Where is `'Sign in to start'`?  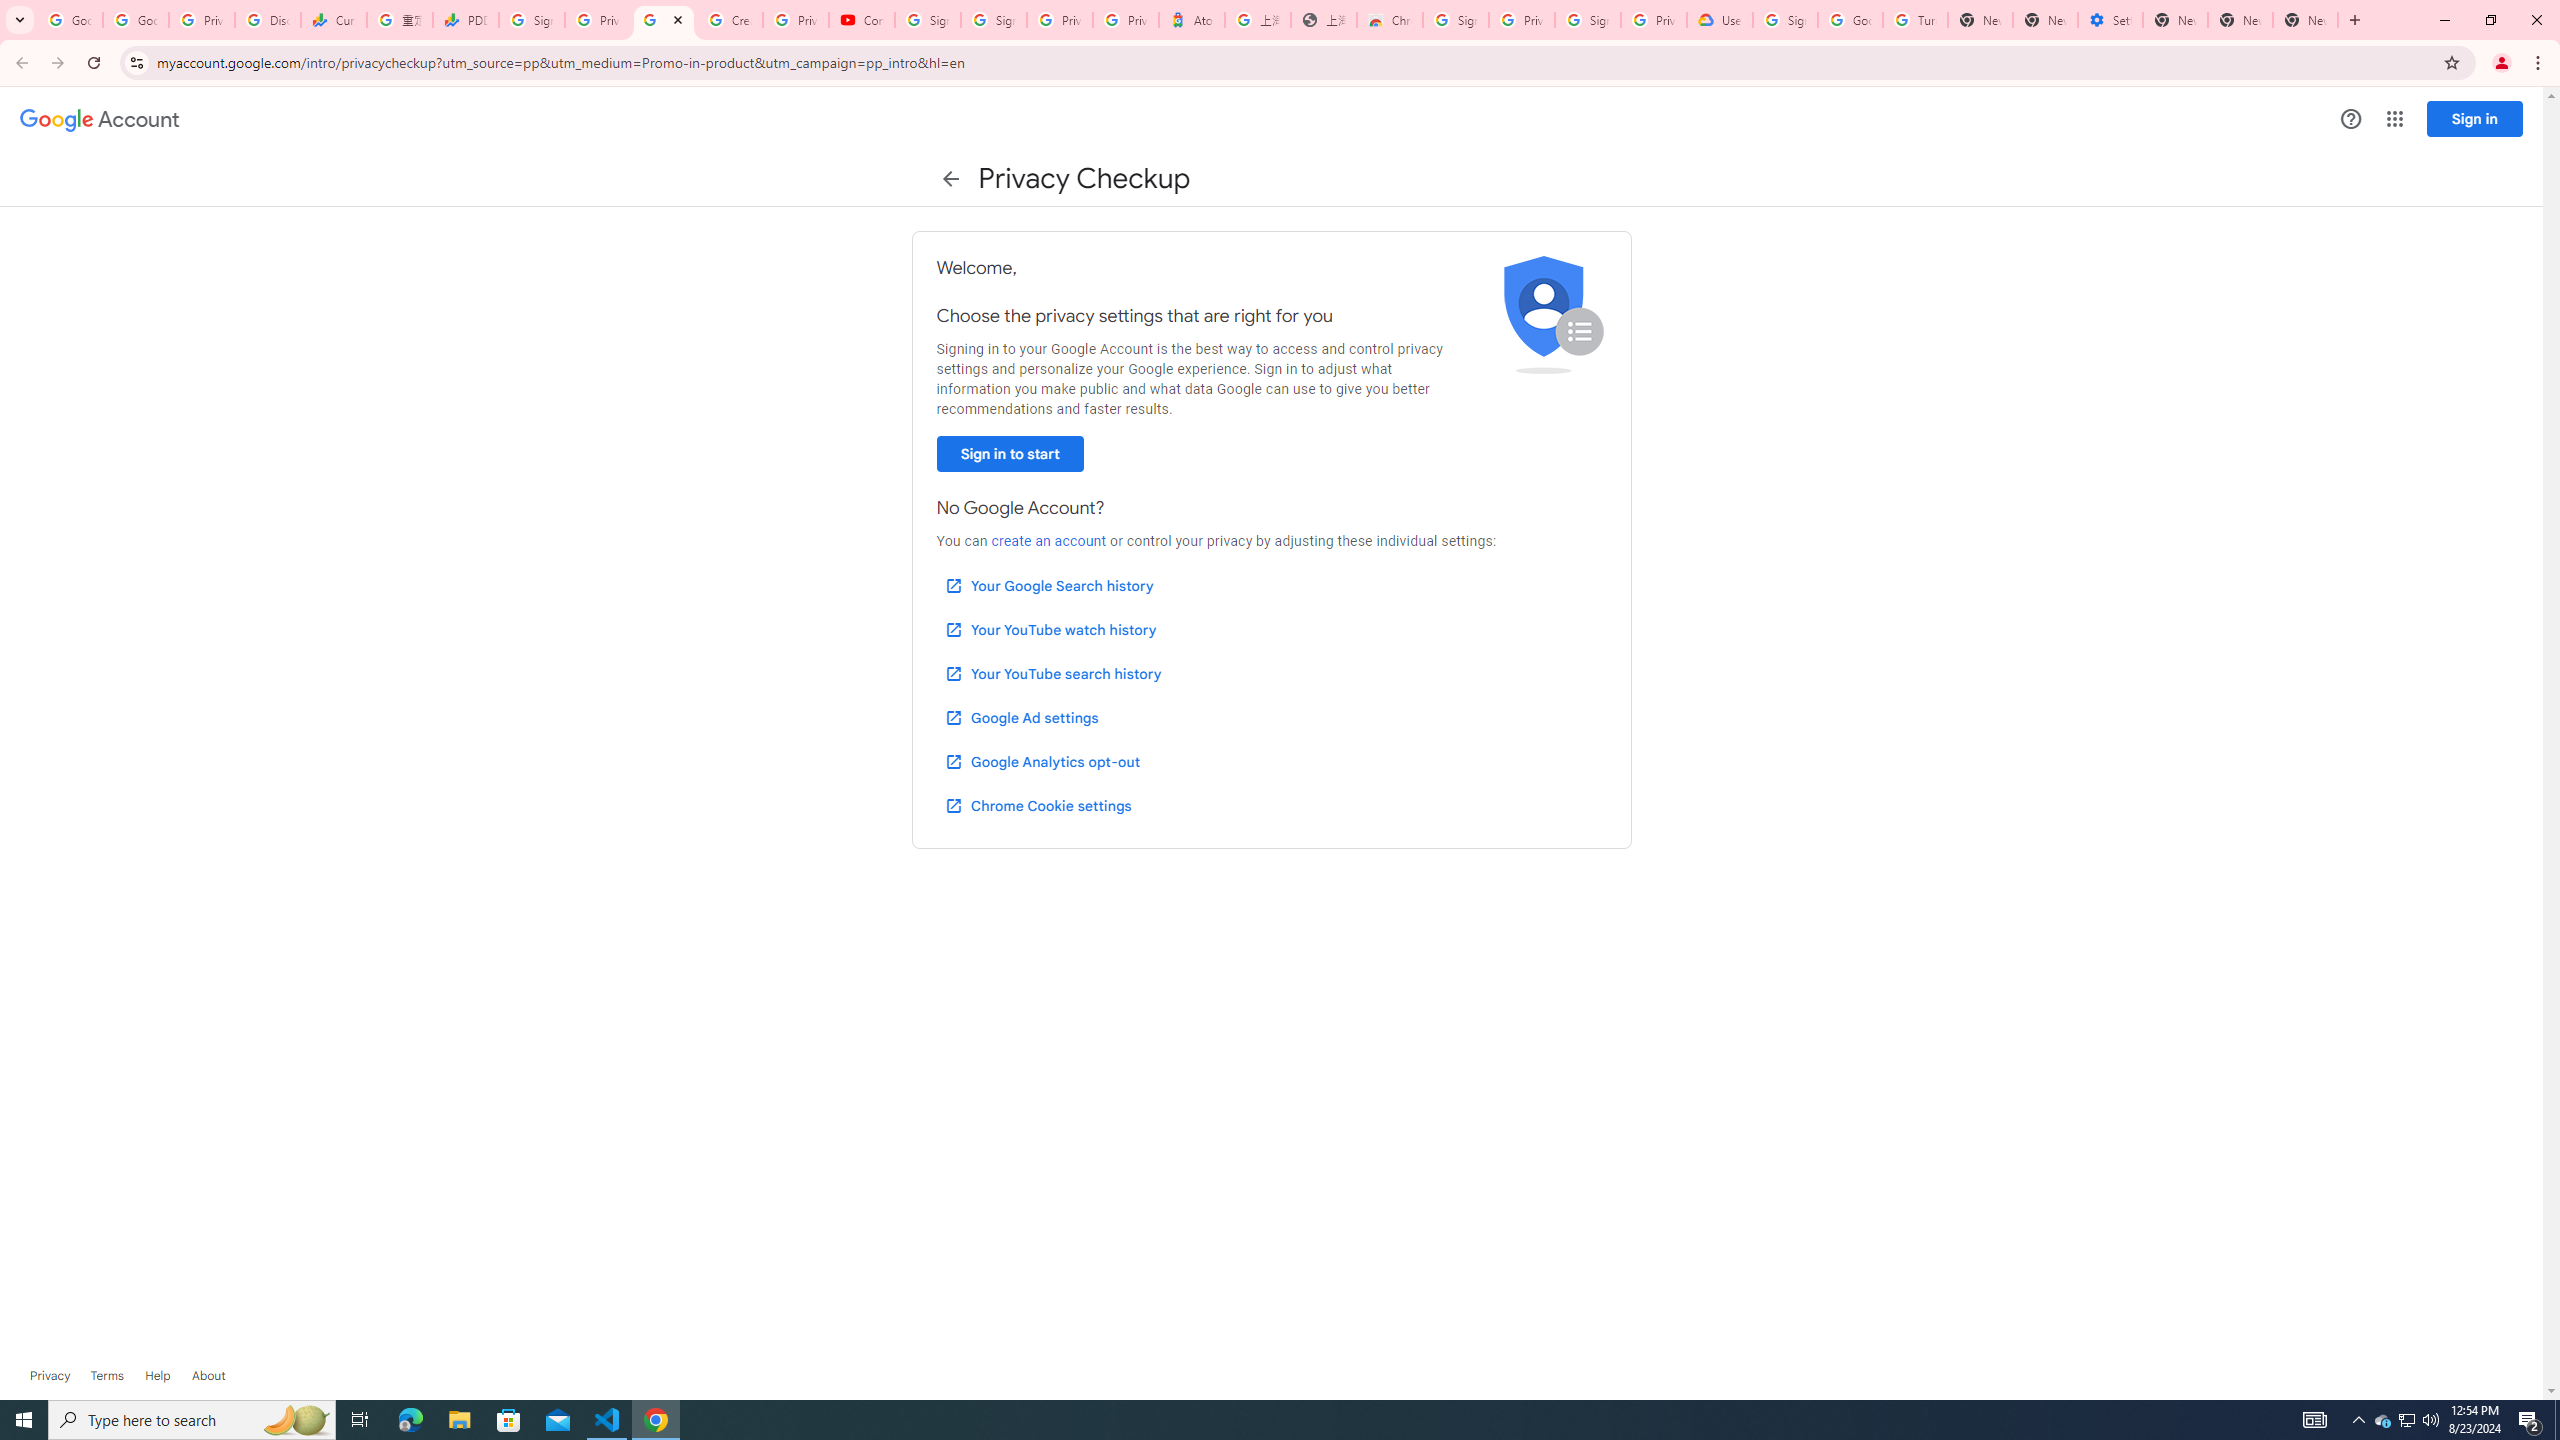
'Sign in to start' is located at coordinates (1008, 453).